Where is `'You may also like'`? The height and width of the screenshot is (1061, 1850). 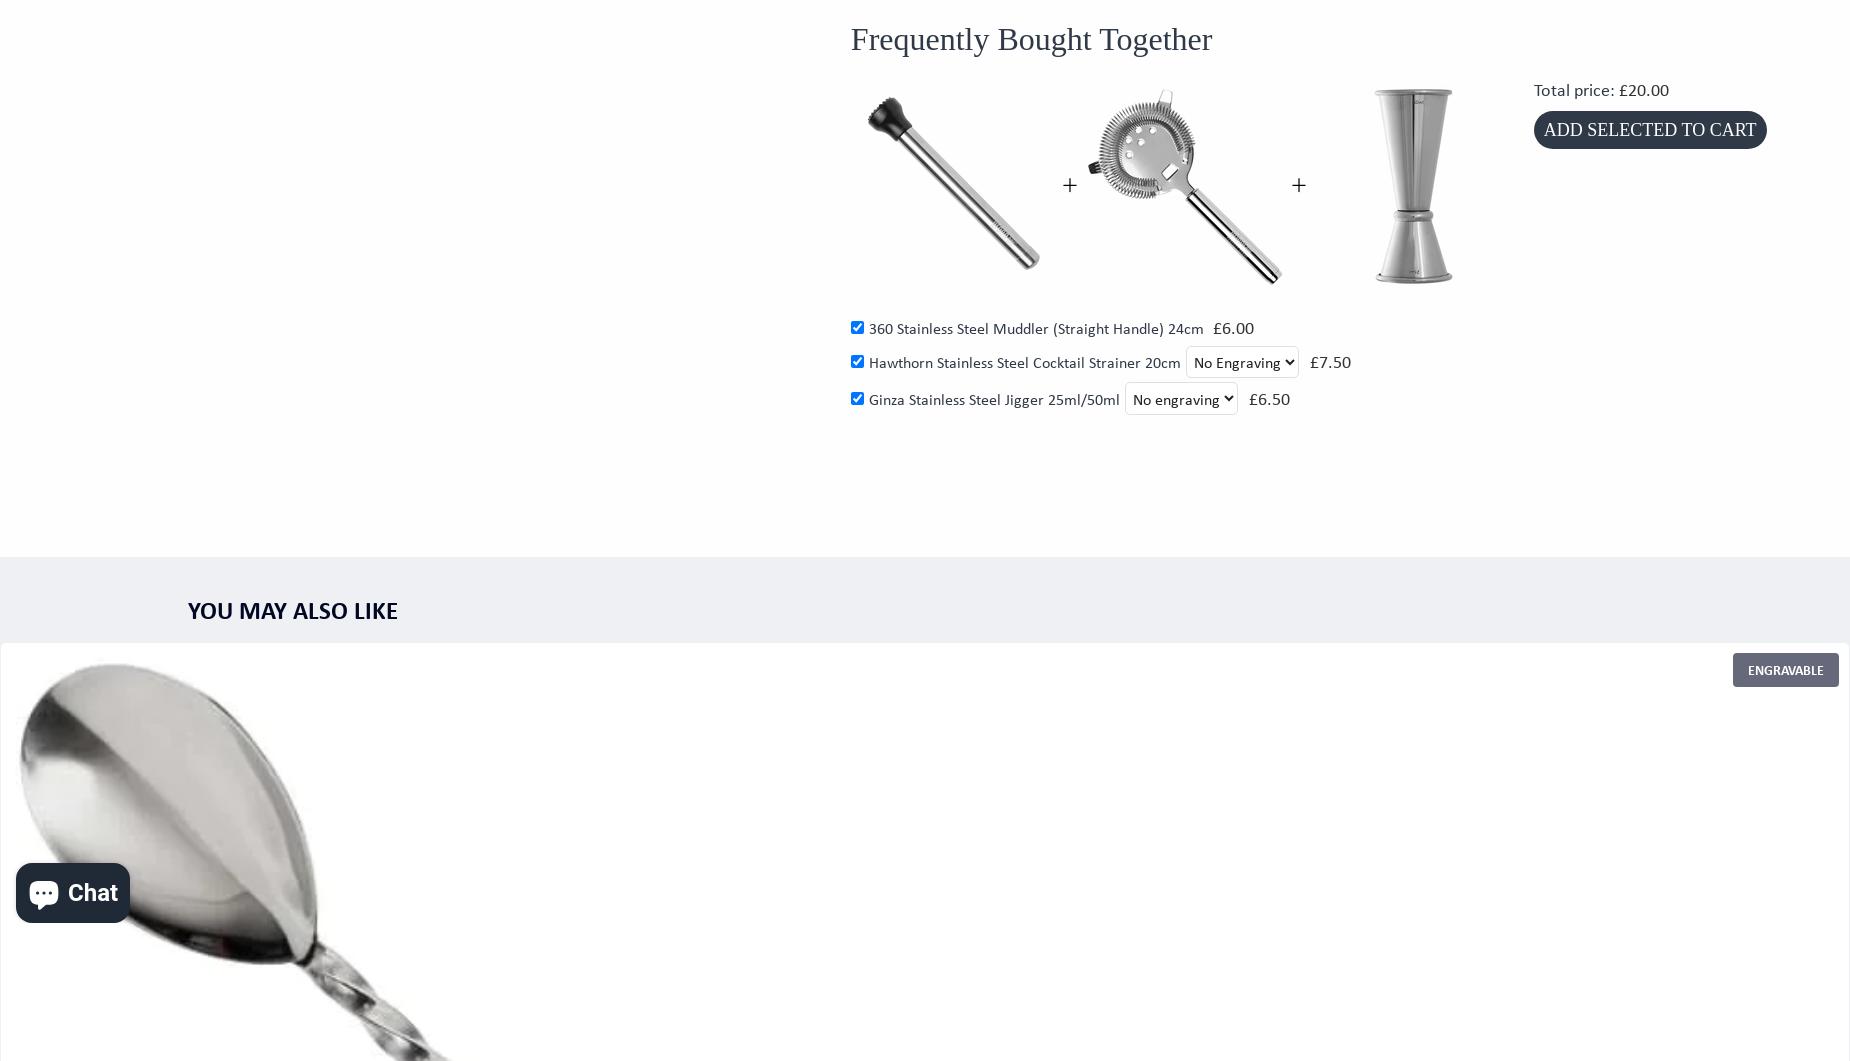 'You may also like' is located at coordinates (186, 607).